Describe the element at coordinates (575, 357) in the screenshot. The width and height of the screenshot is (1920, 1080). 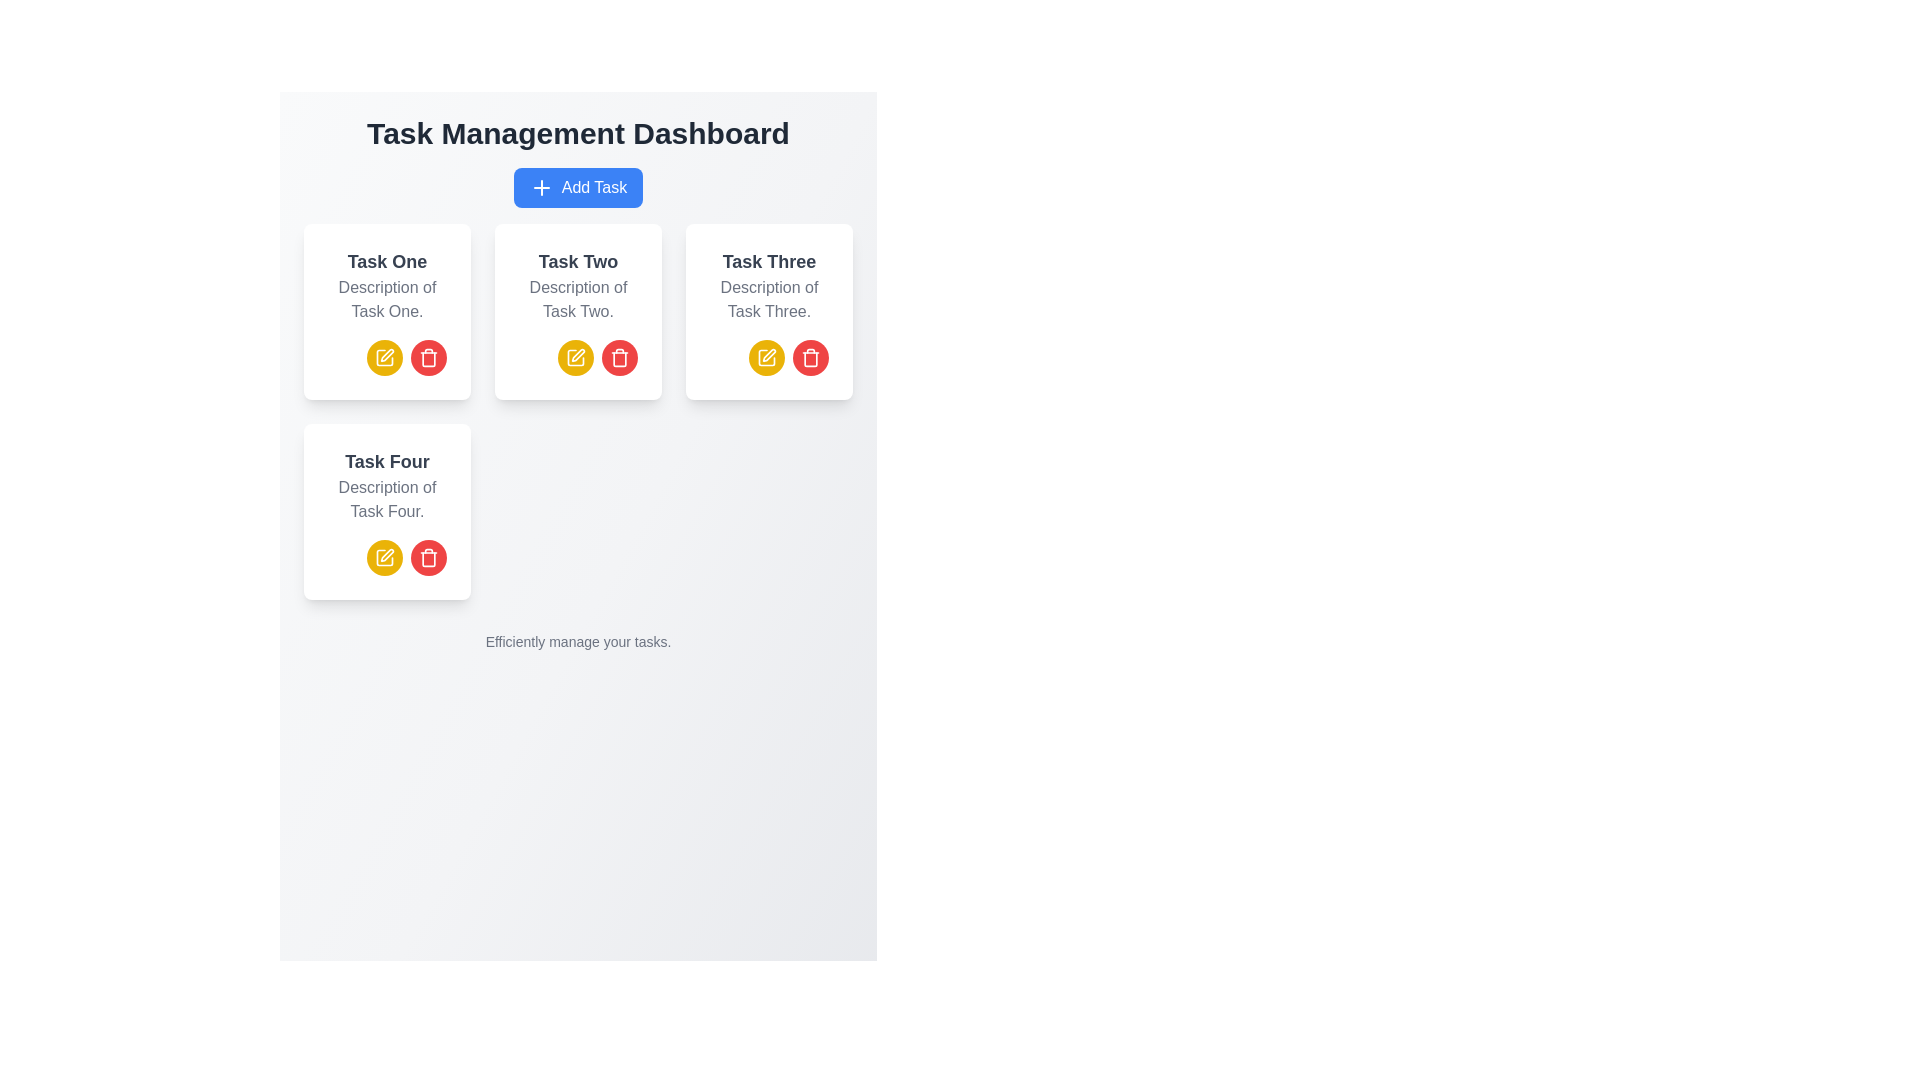
I see `the yellow edit button with a pen icon located at the bottom of the 'Task Two' card in the Task Management Dashboard to initiate editing` at that location.